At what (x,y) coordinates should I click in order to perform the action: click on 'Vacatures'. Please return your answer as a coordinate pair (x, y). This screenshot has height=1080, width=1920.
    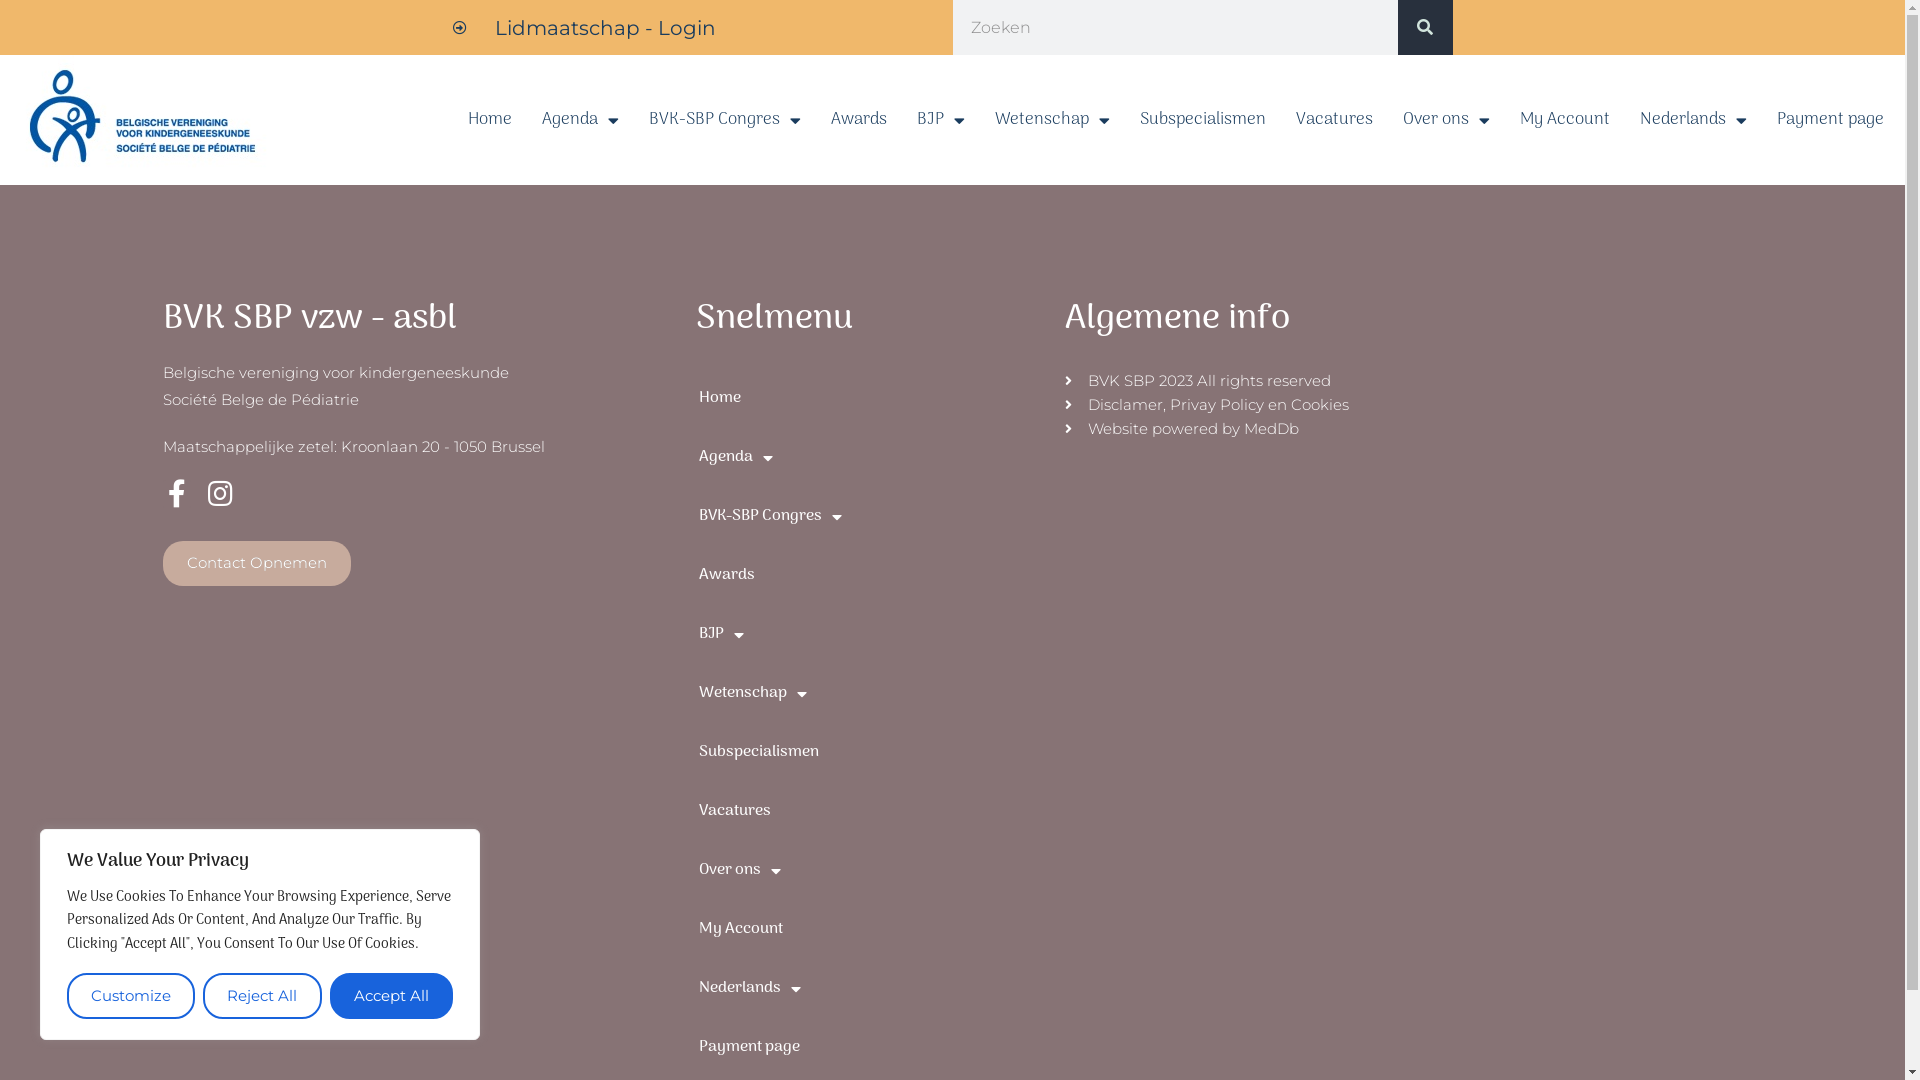
    Looking at the image, I should click on (1334, 119).